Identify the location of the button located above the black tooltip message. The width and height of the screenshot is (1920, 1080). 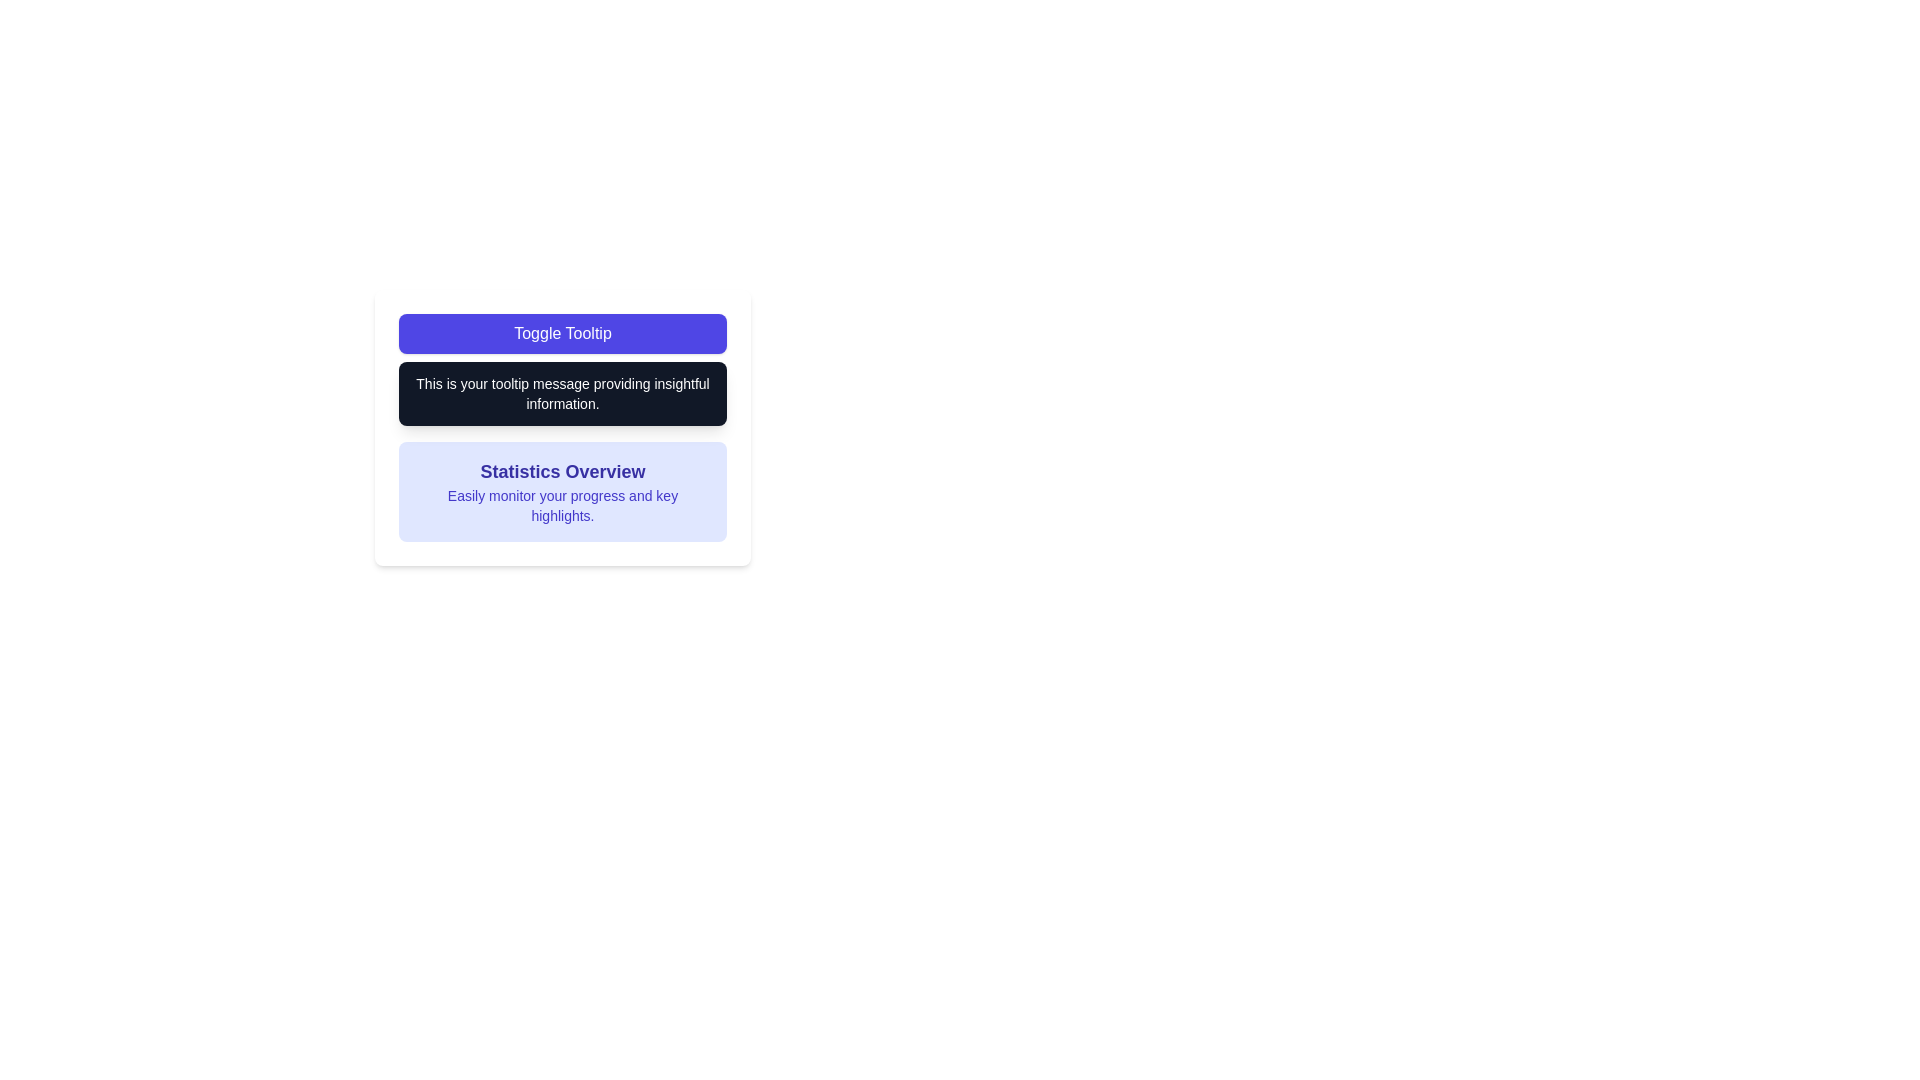
(561, 333).